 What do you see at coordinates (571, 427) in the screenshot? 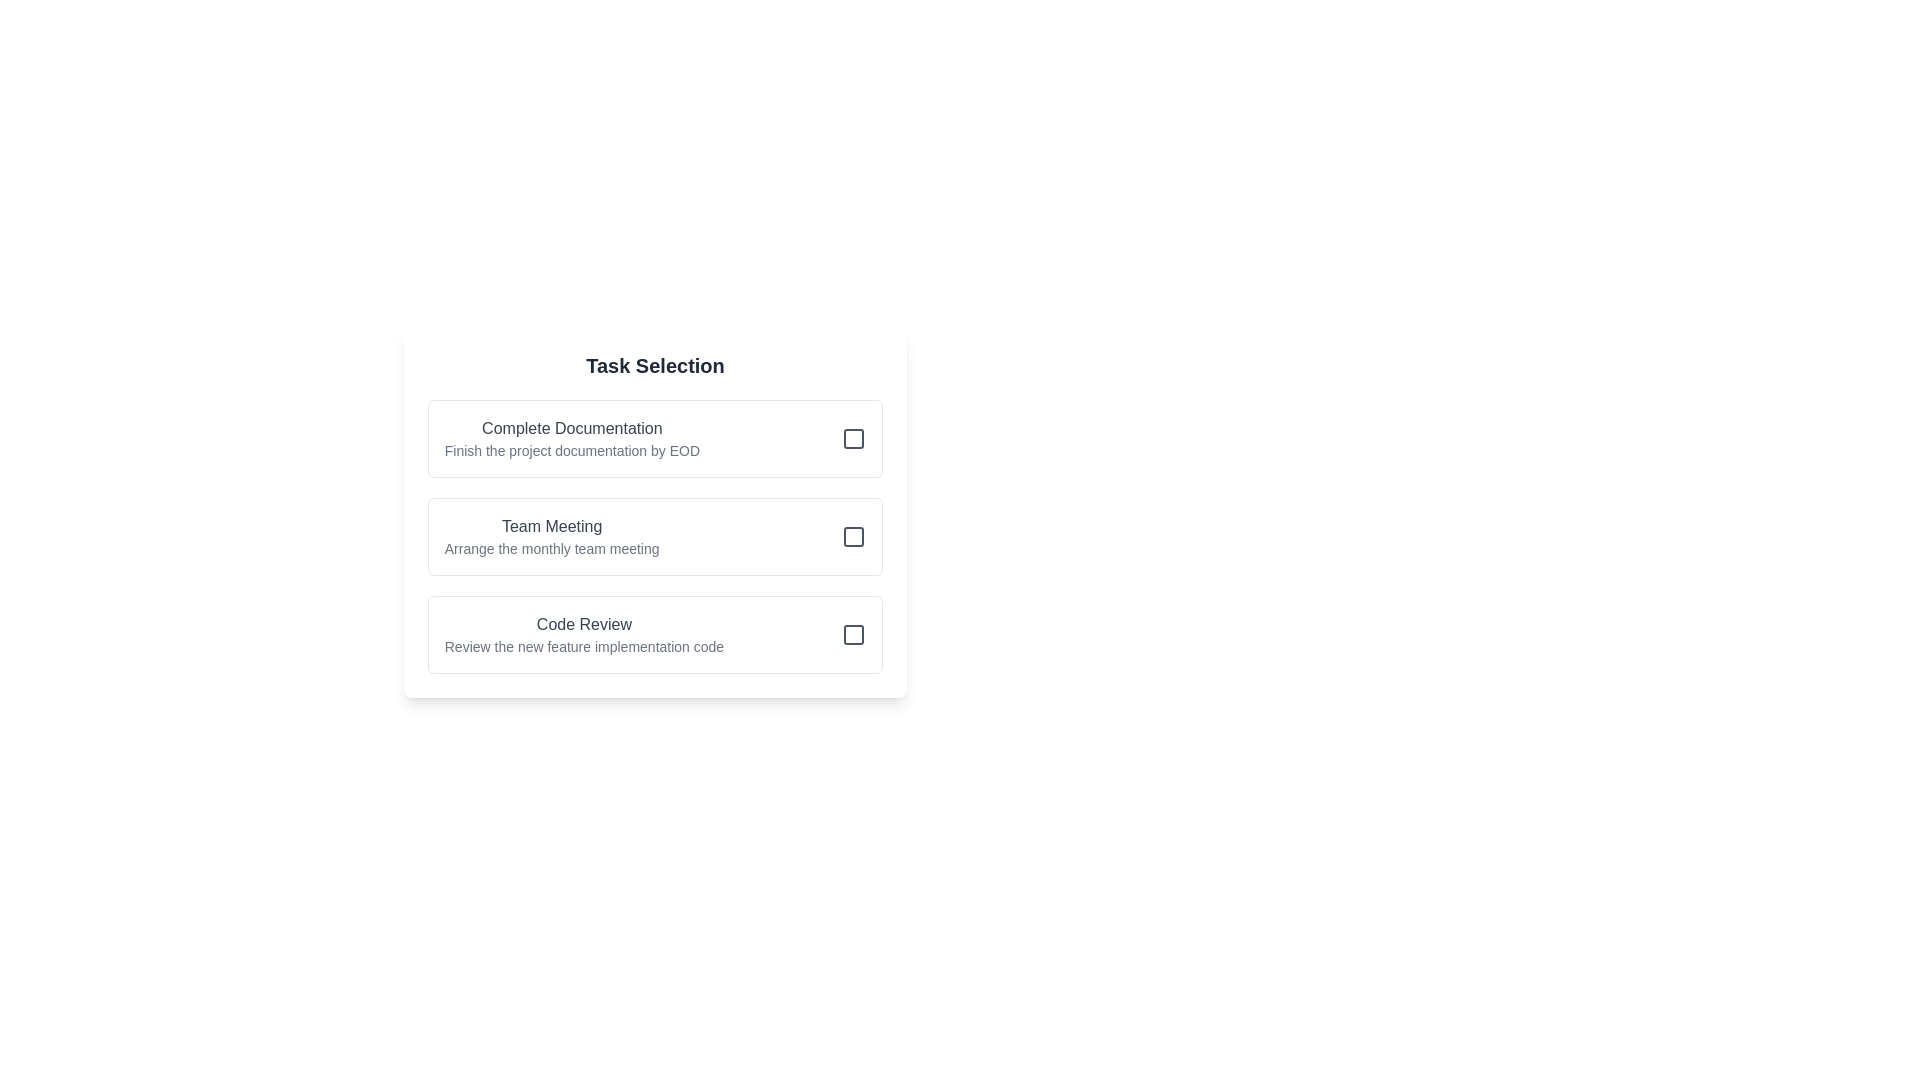
I see `the text label that serves as a title for the task, located at the top of the first task card in the 'Task Selection' section, directly above the description 'Finish the project documentation by EOD.'` at bounding box center [571, 427].